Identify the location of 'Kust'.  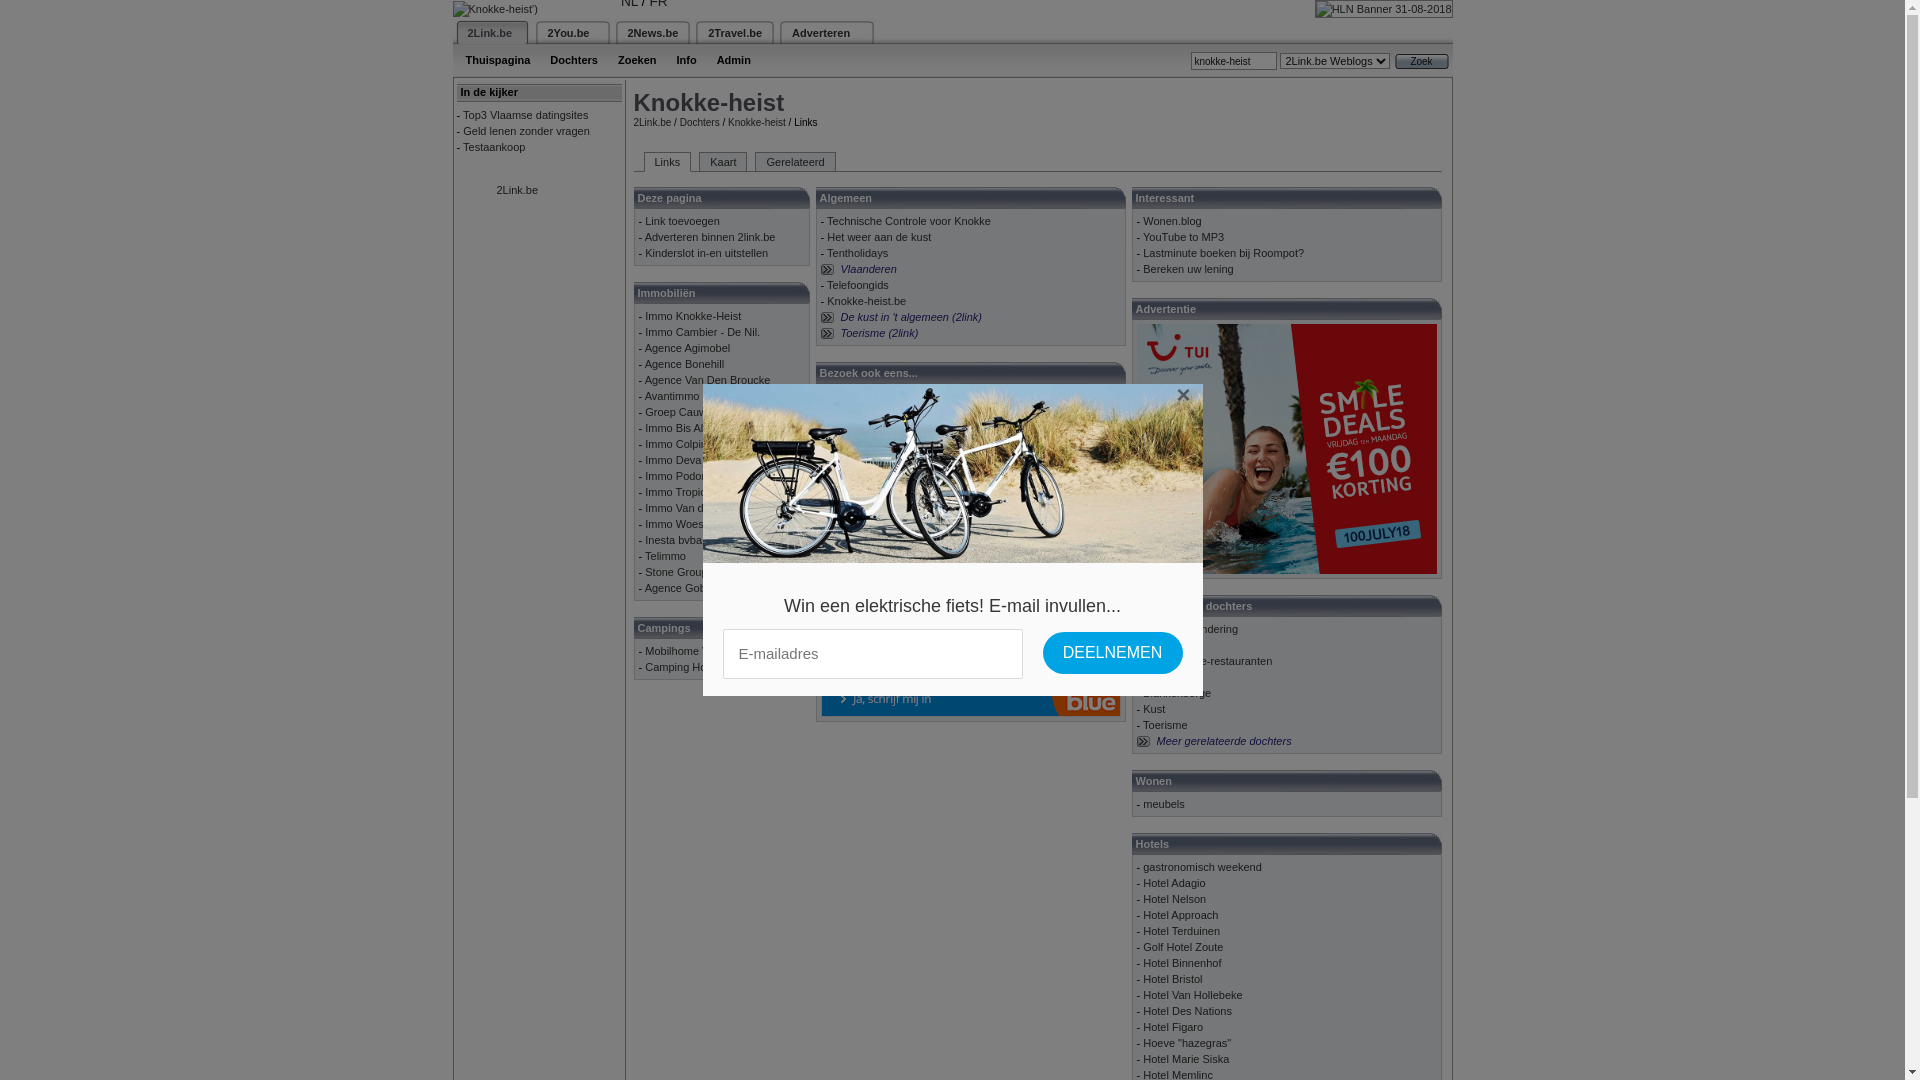
(1142, 708).